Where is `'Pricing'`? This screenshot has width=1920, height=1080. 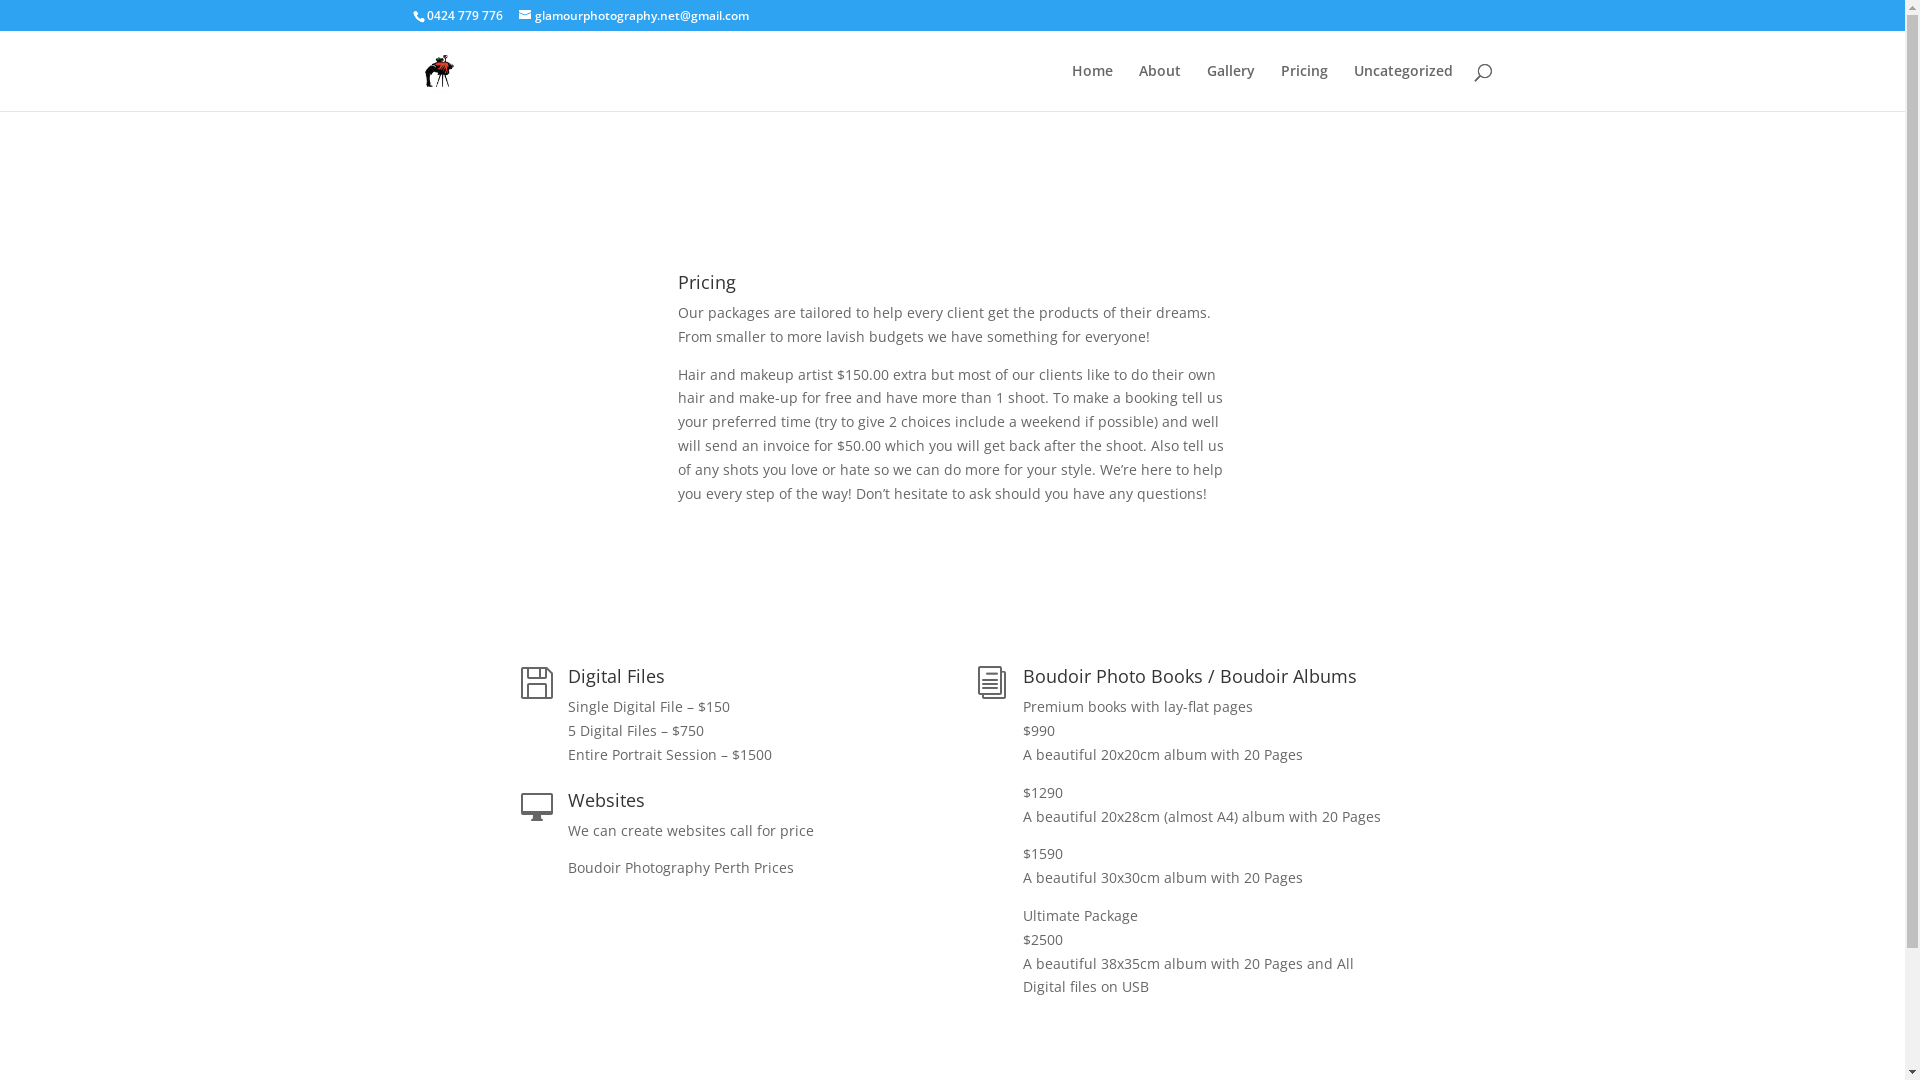
'Pricing' is located at coordinates (1303, 86).